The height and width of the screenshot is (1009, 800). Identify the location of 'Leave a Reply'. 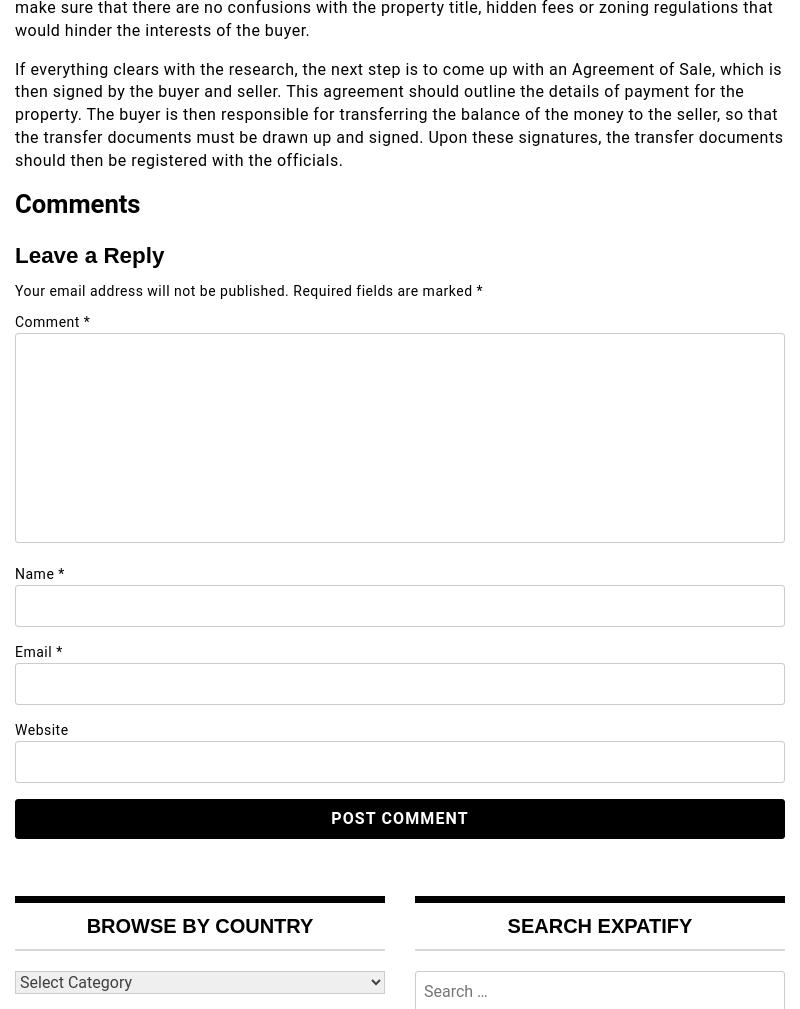
(89, 254).